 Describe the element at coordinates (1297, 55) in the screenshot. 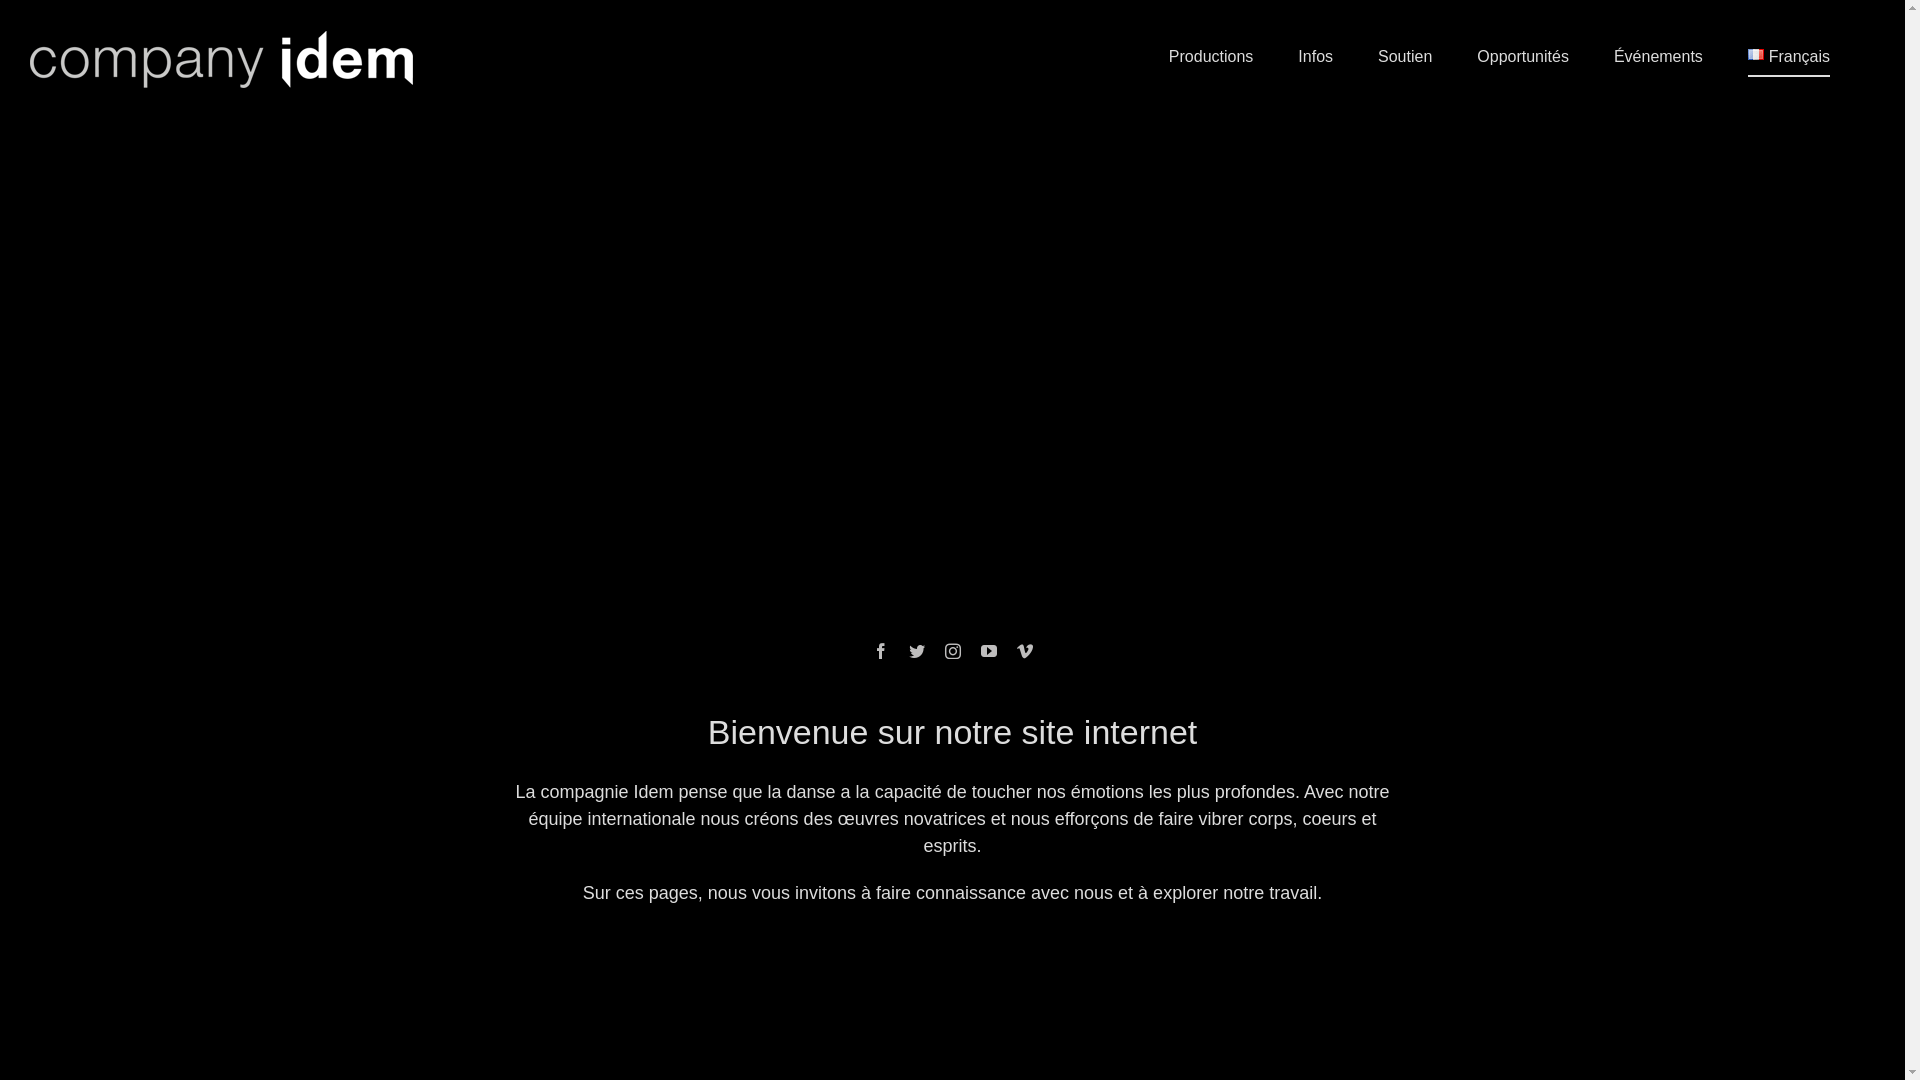

I see `'Infos'` at that location.